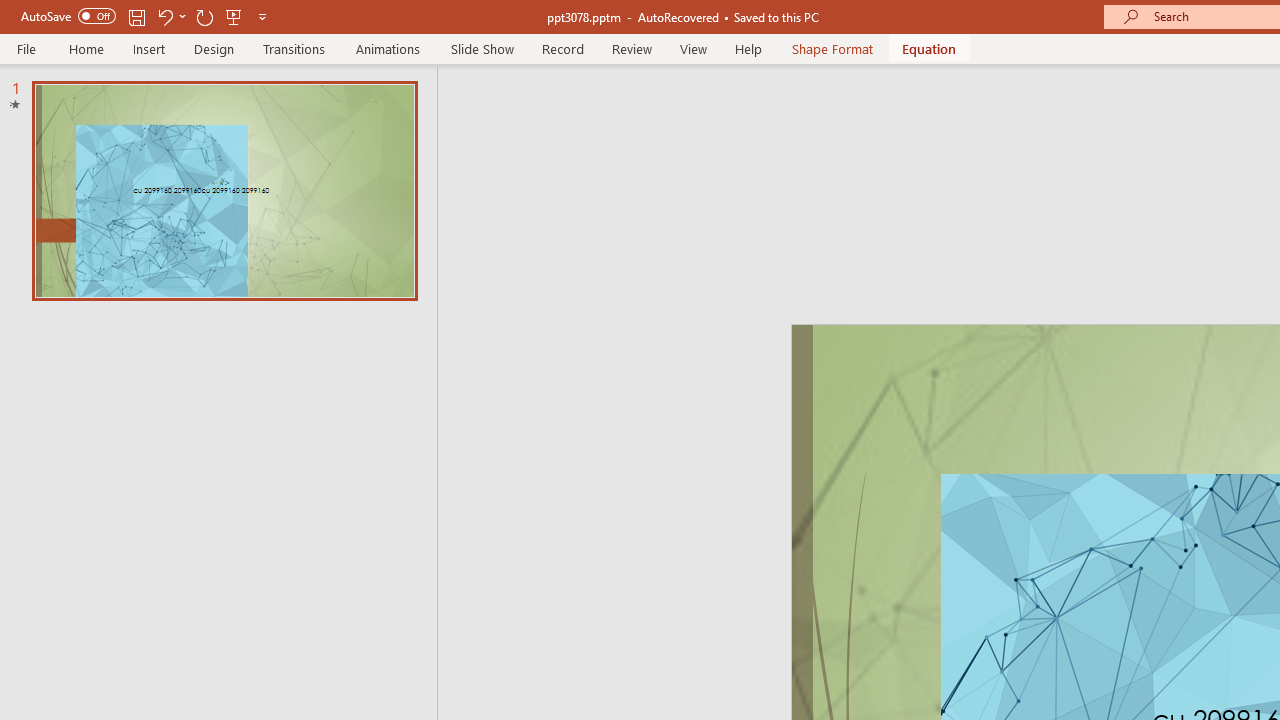  I want to click on 'Equation', so click(928, 48).